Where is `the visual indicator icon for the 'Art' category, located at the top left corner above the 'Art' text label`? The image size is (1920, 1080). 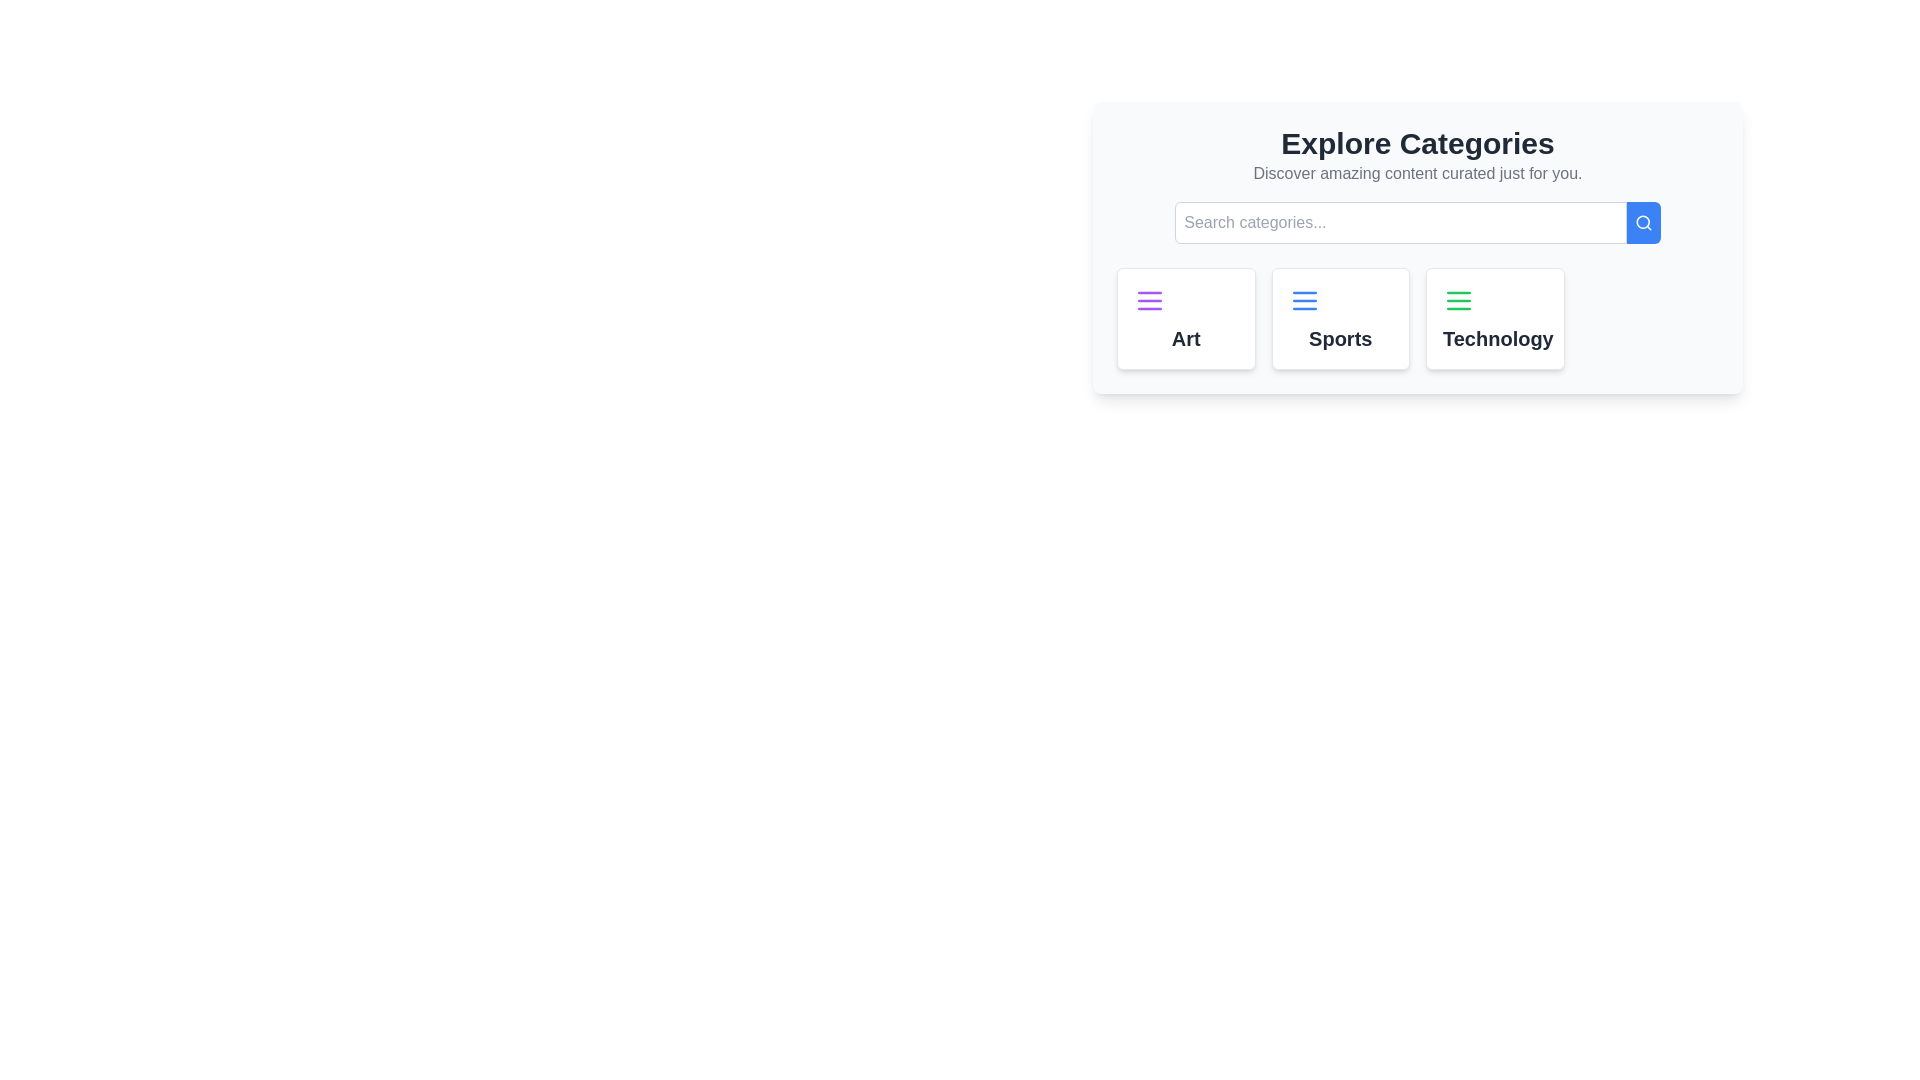 the visual indicator icon for the 'Art' category, located at the top left corner above the 'Art' text label is located at coordinates (1150, 300).